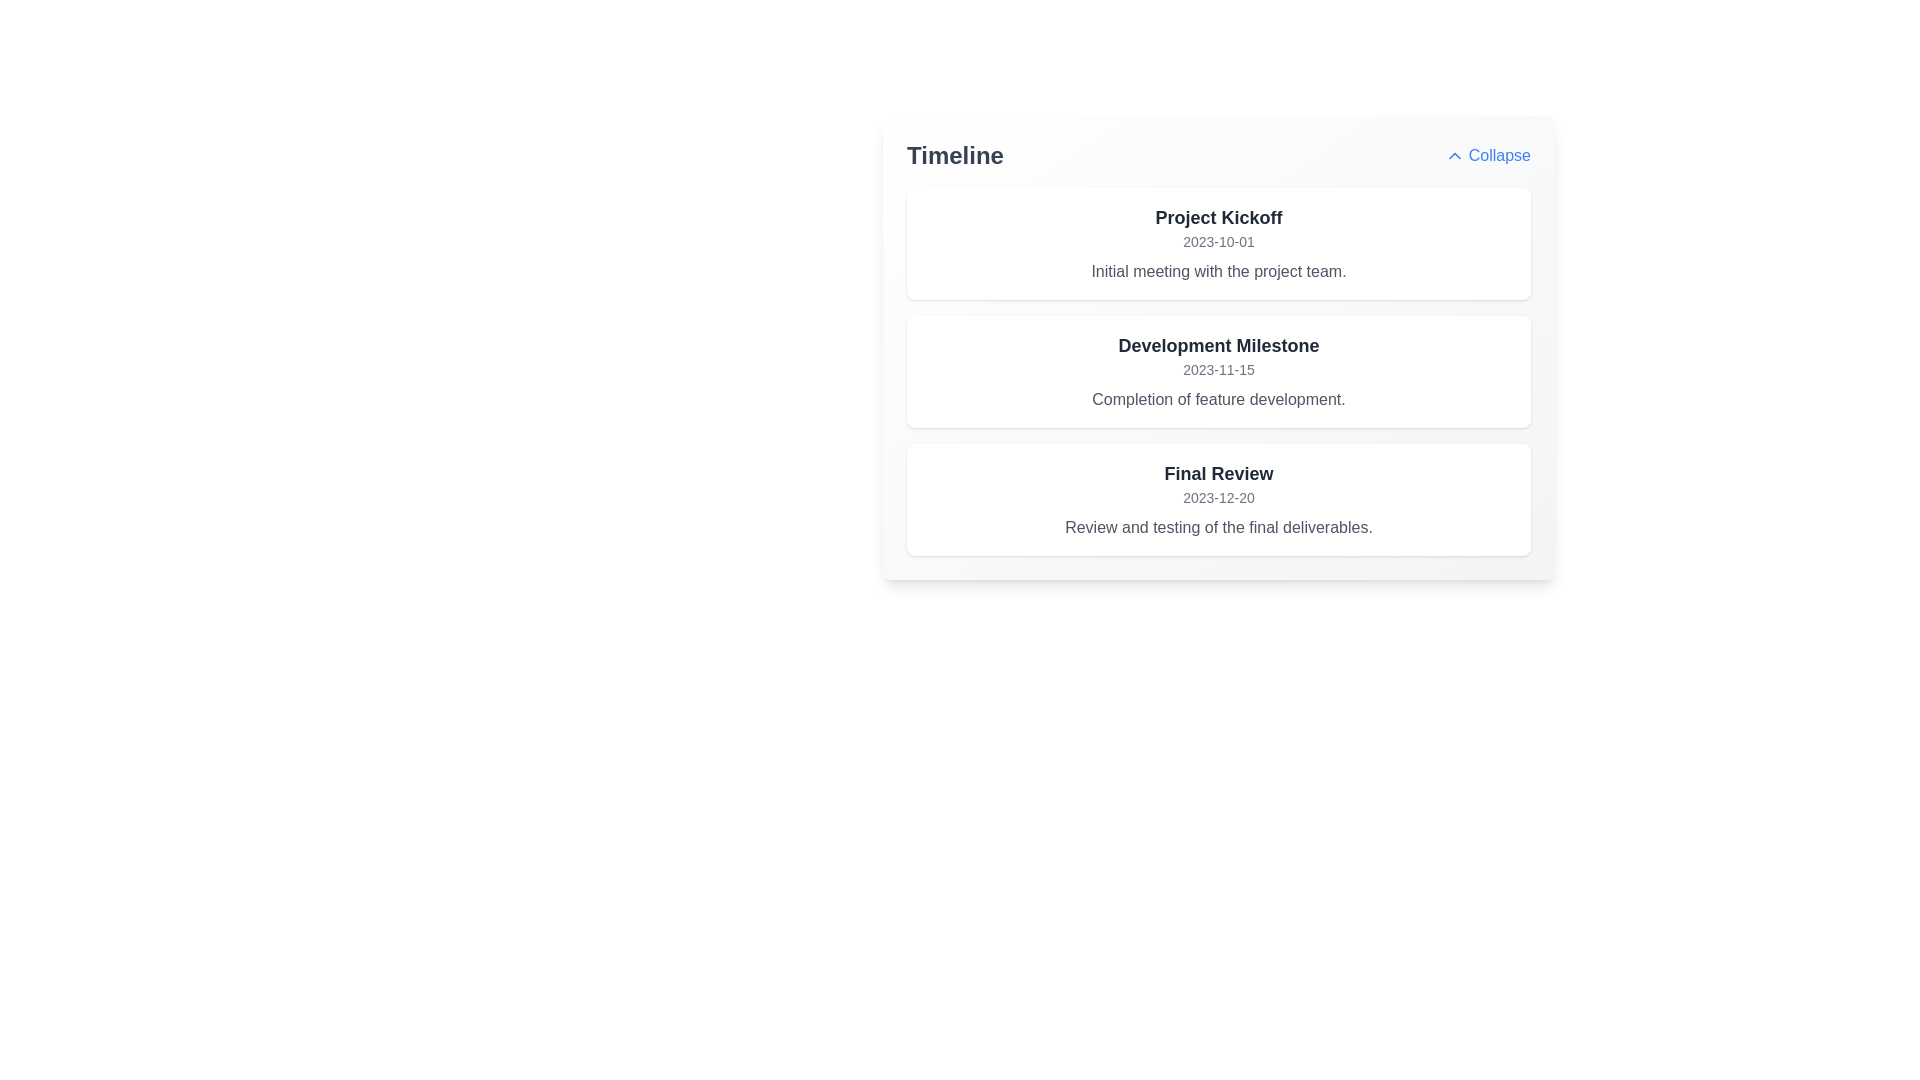 This screenshot has width=1920, height=1080. Describe the element at coordinates (1218, 527) in the screenshot. I see `the text block displaying 'Review and testing of the final deliverables.' styled in gray color, located within a white background card at the bottom of a timeline interface` at that location.